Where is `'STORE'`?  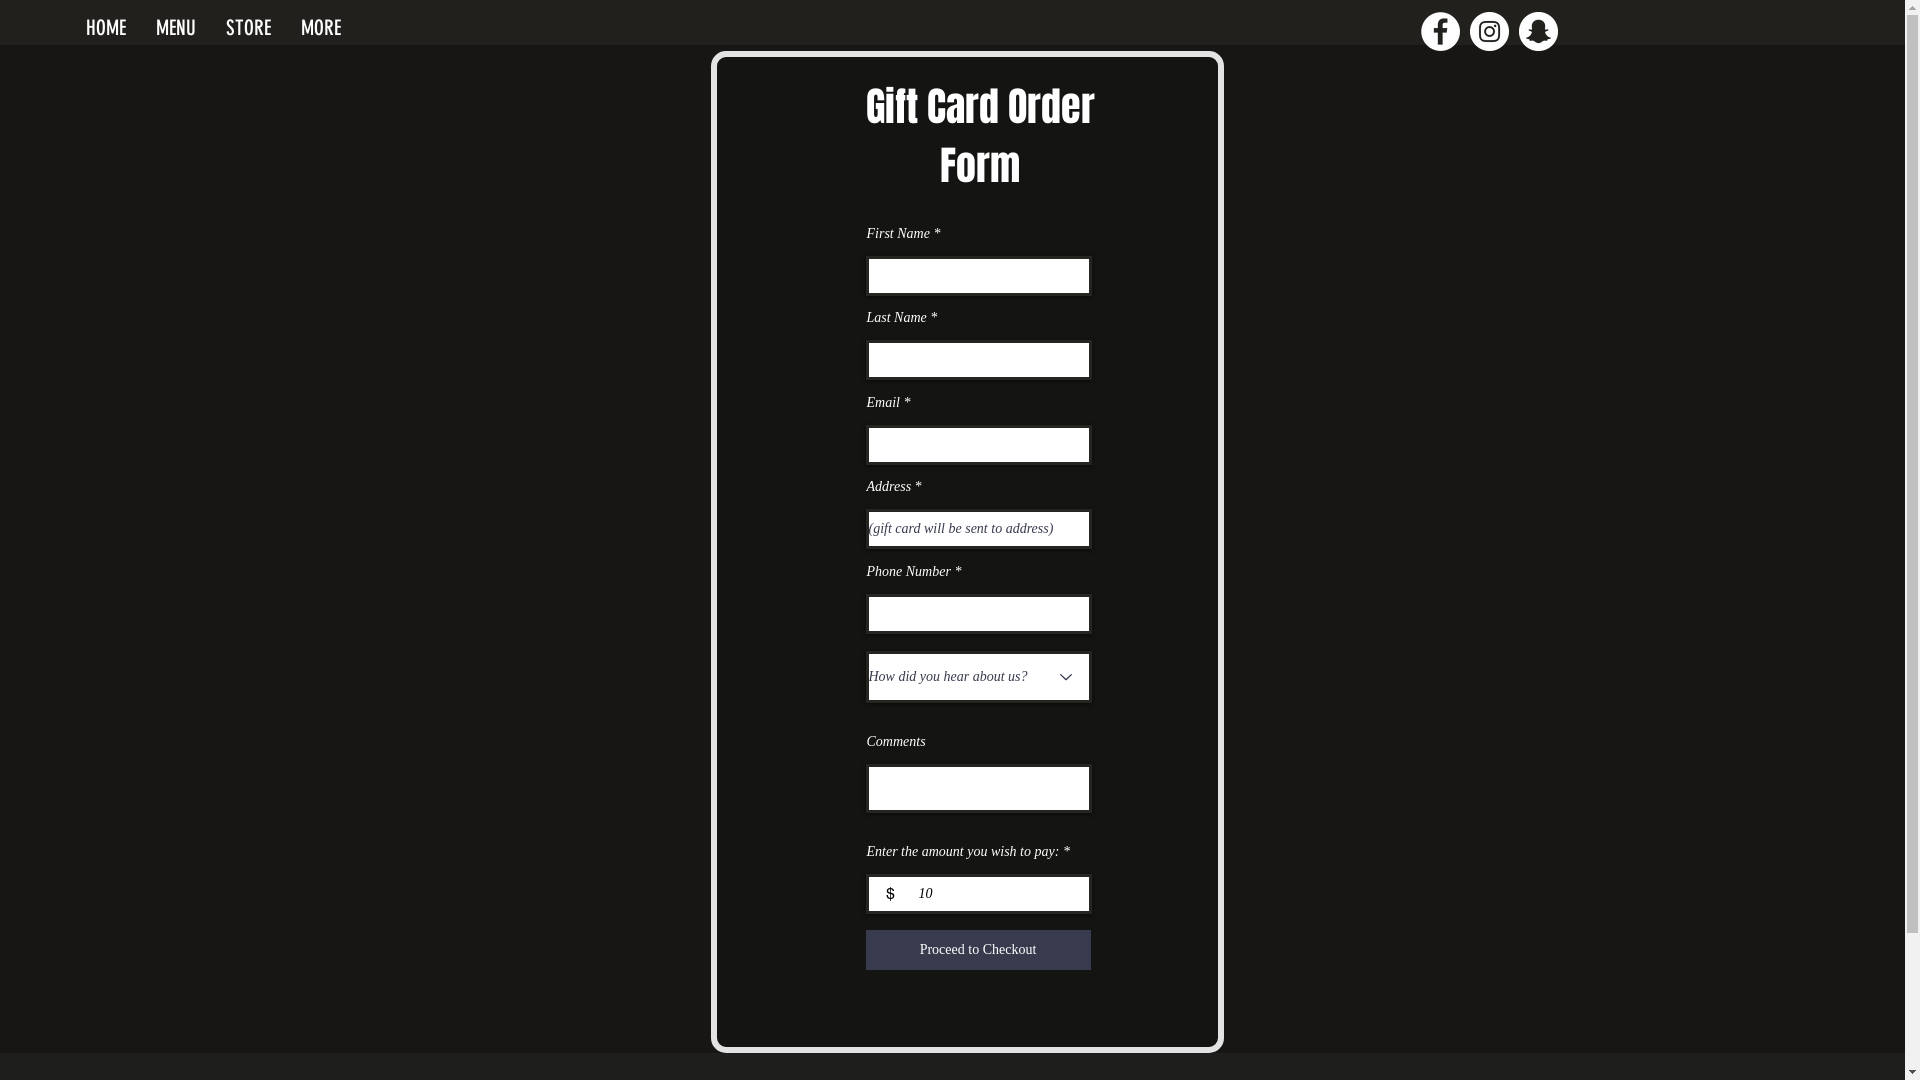
'STORE' is located at coordinates (247, 27).